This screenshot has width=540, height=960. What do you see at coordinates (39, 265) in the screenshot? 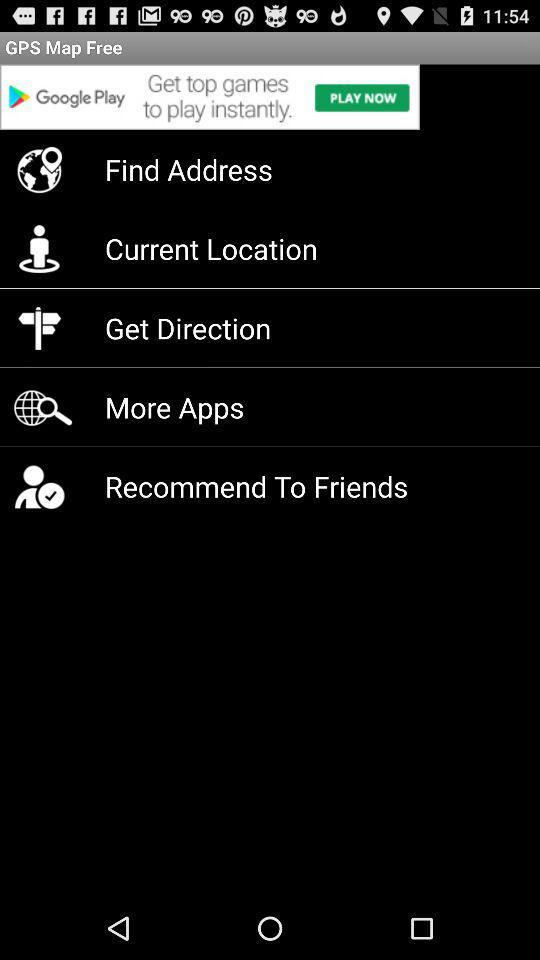
I see `the info icon` at bounding box center [39, 265].